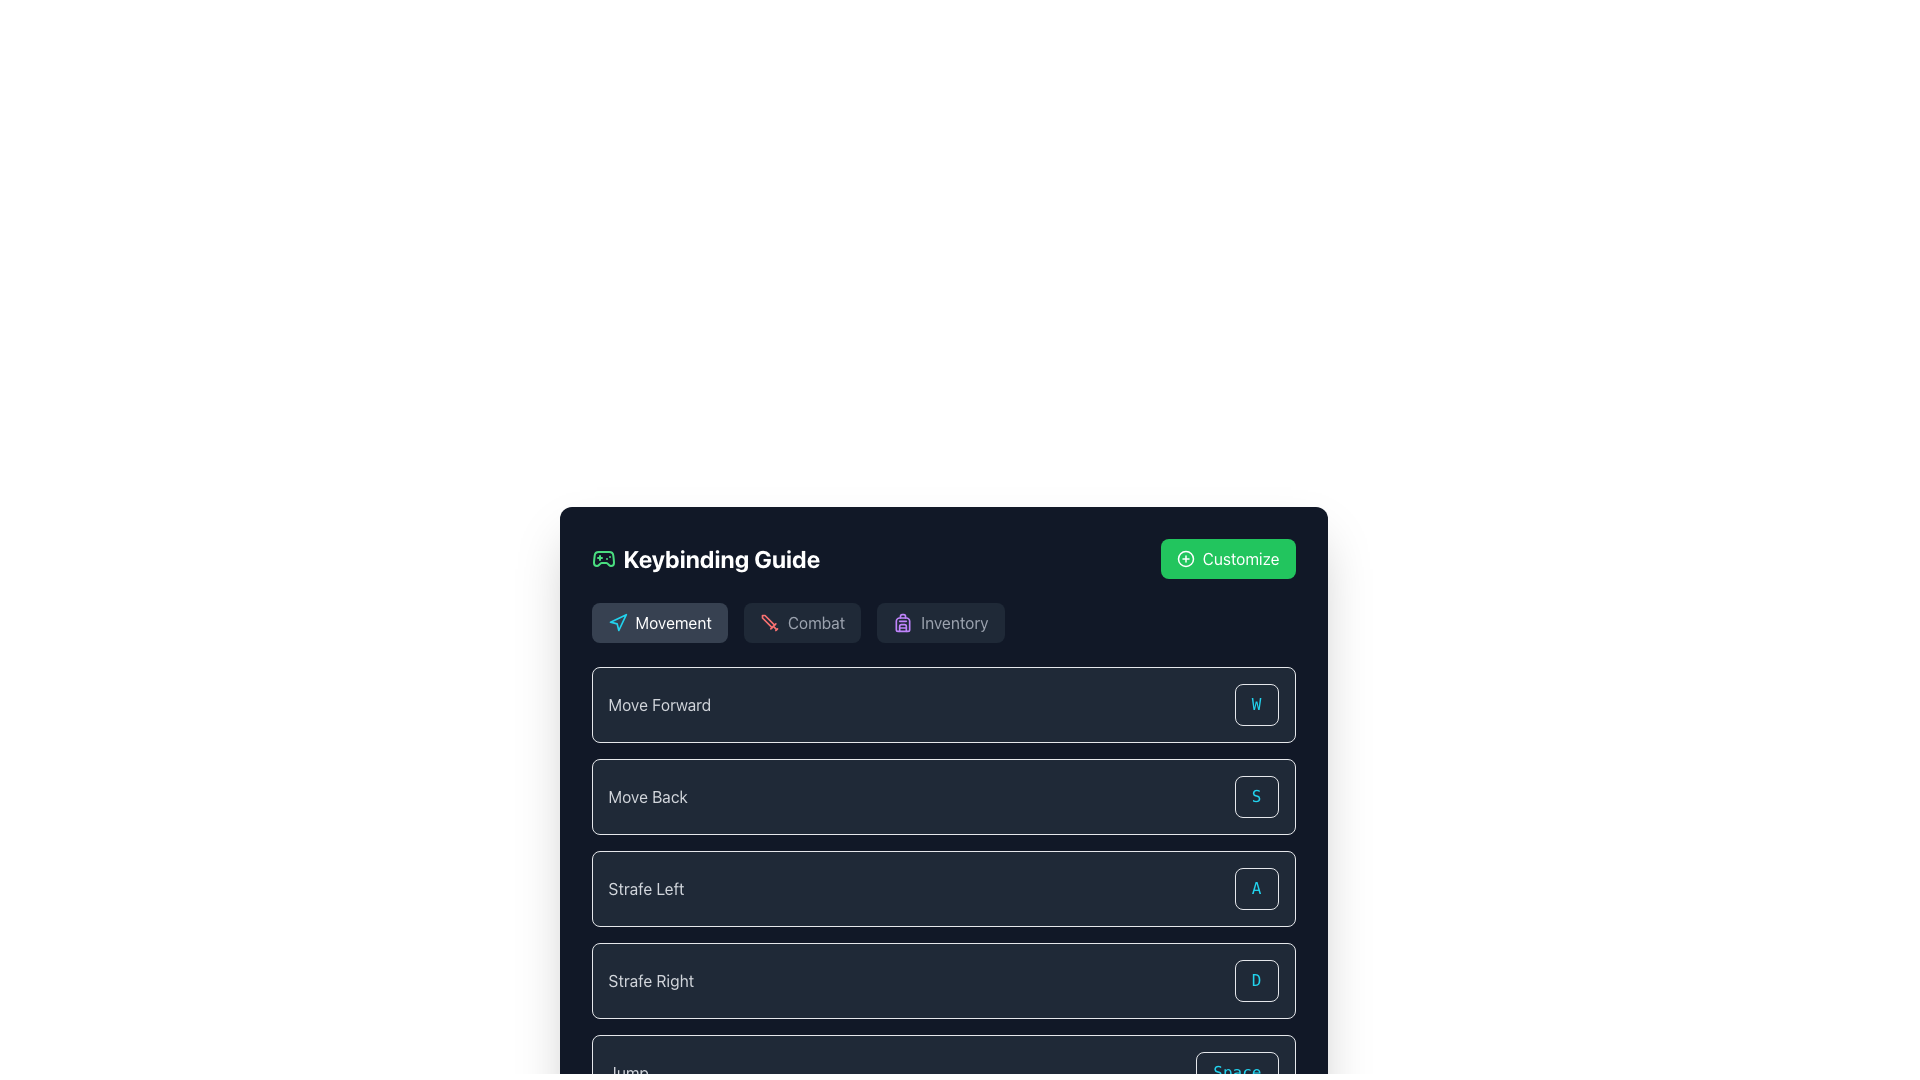 The image size is (1920, 1080). I want to click on the second button in the horizontal row, which activates the Combat section of the interface, so click(802, 622).